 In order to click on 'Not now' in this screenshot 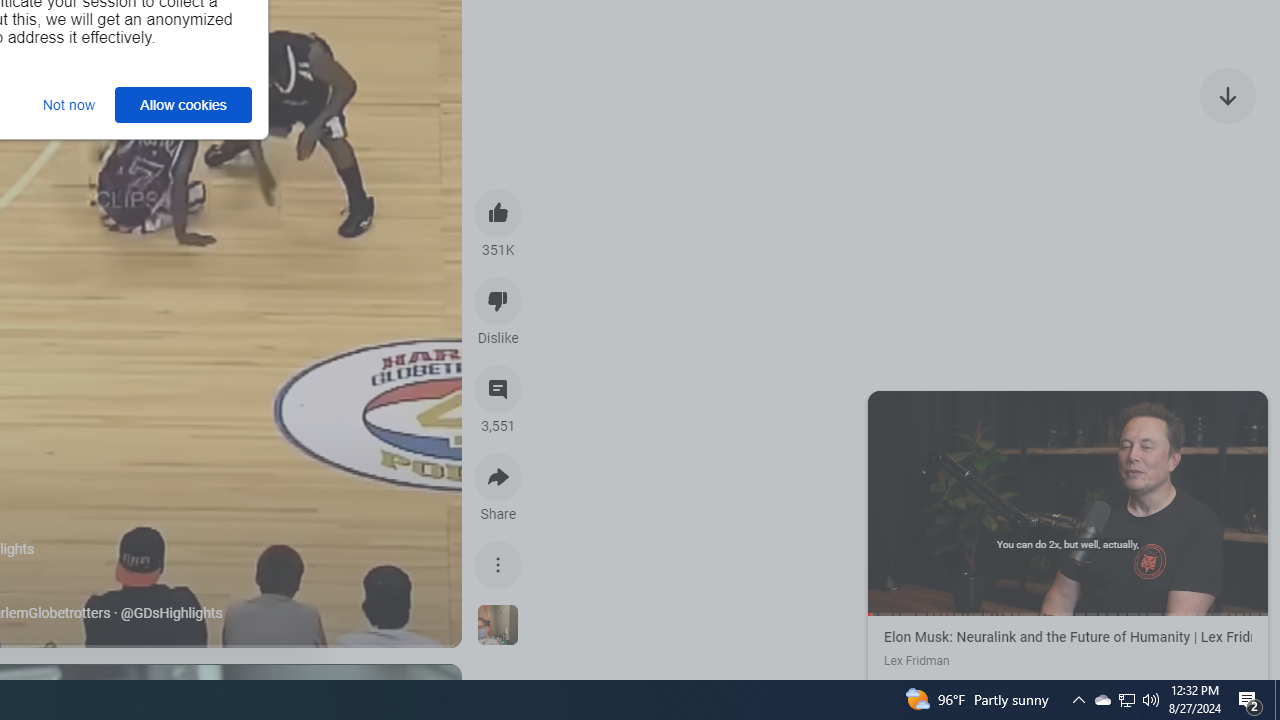, I will do `click(69, 104)`.